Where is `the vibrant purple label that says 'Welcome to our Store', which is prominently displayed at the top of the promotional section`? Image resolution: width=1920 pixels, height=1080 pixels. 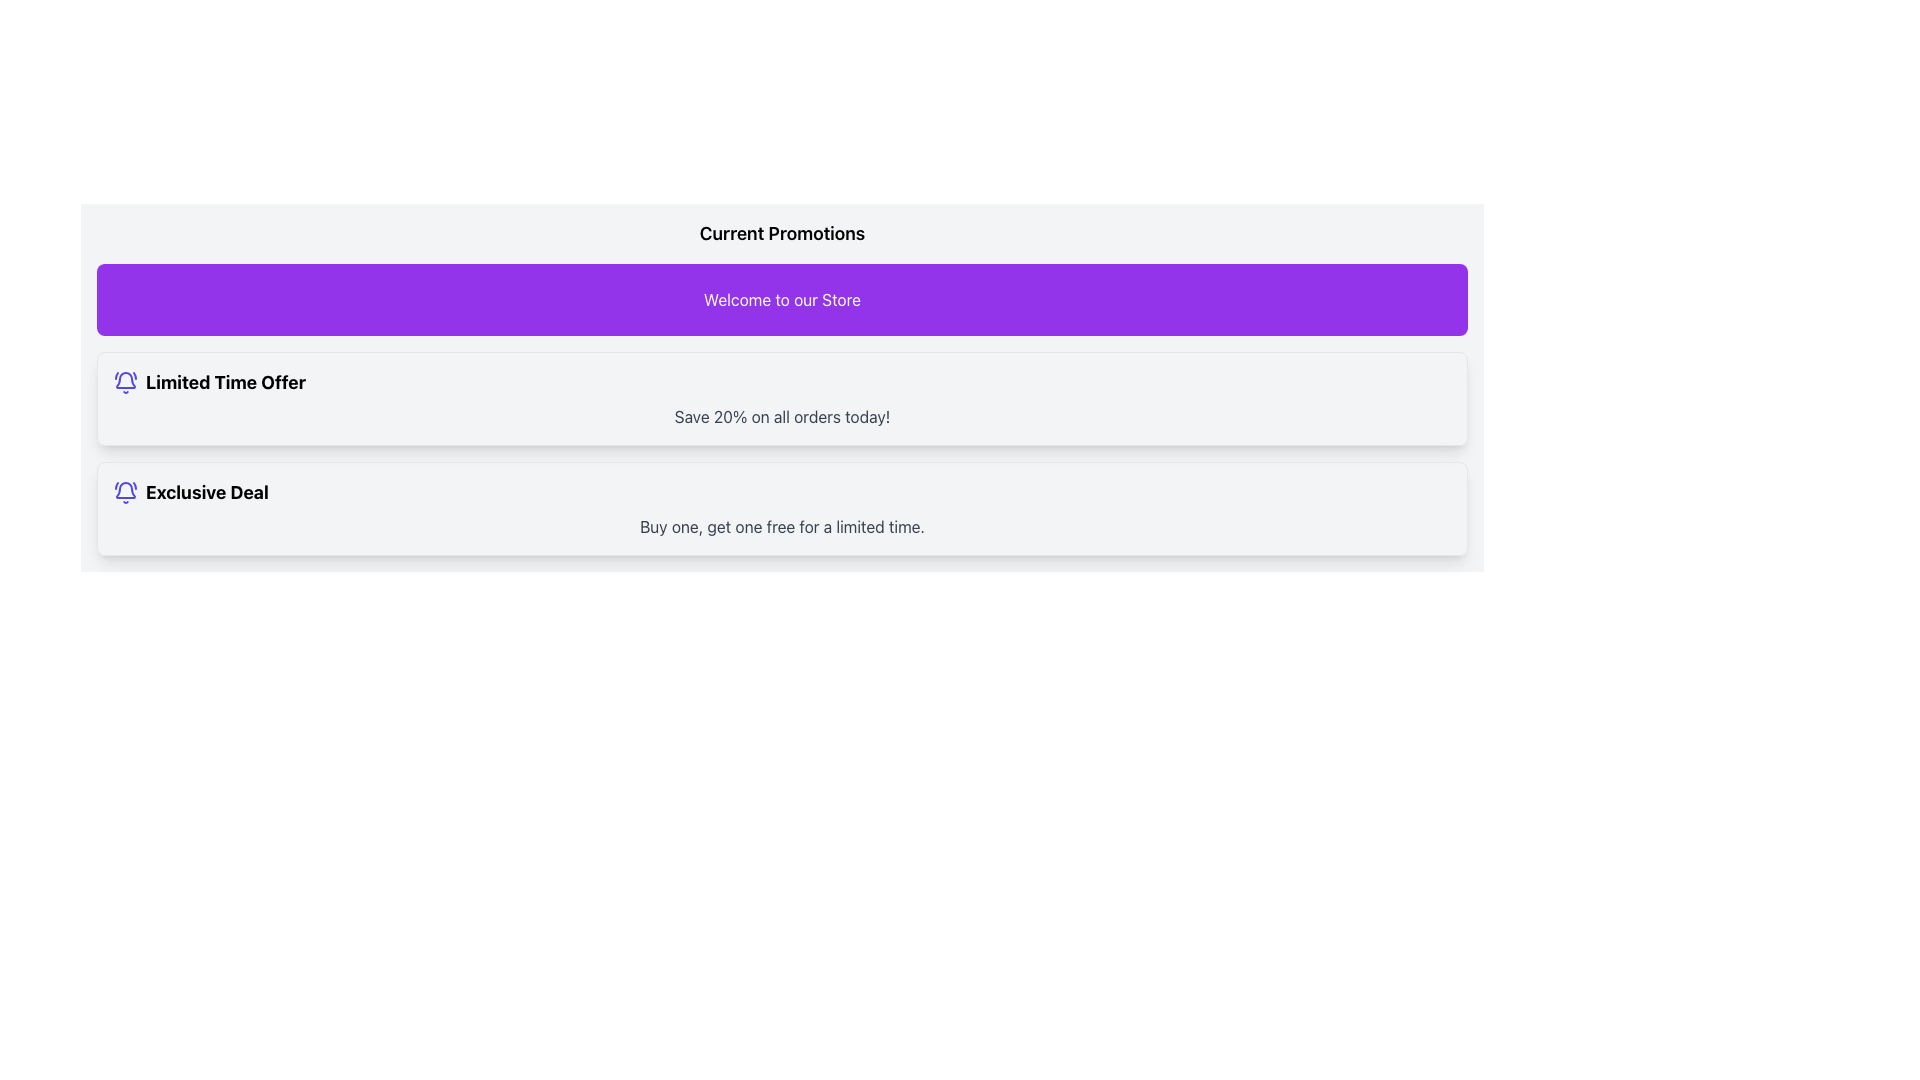
the vibrant purple label that says 'Welcome to our Store', which is prominently displayed at the top of the promotional section is located at coordinates (781, 300).